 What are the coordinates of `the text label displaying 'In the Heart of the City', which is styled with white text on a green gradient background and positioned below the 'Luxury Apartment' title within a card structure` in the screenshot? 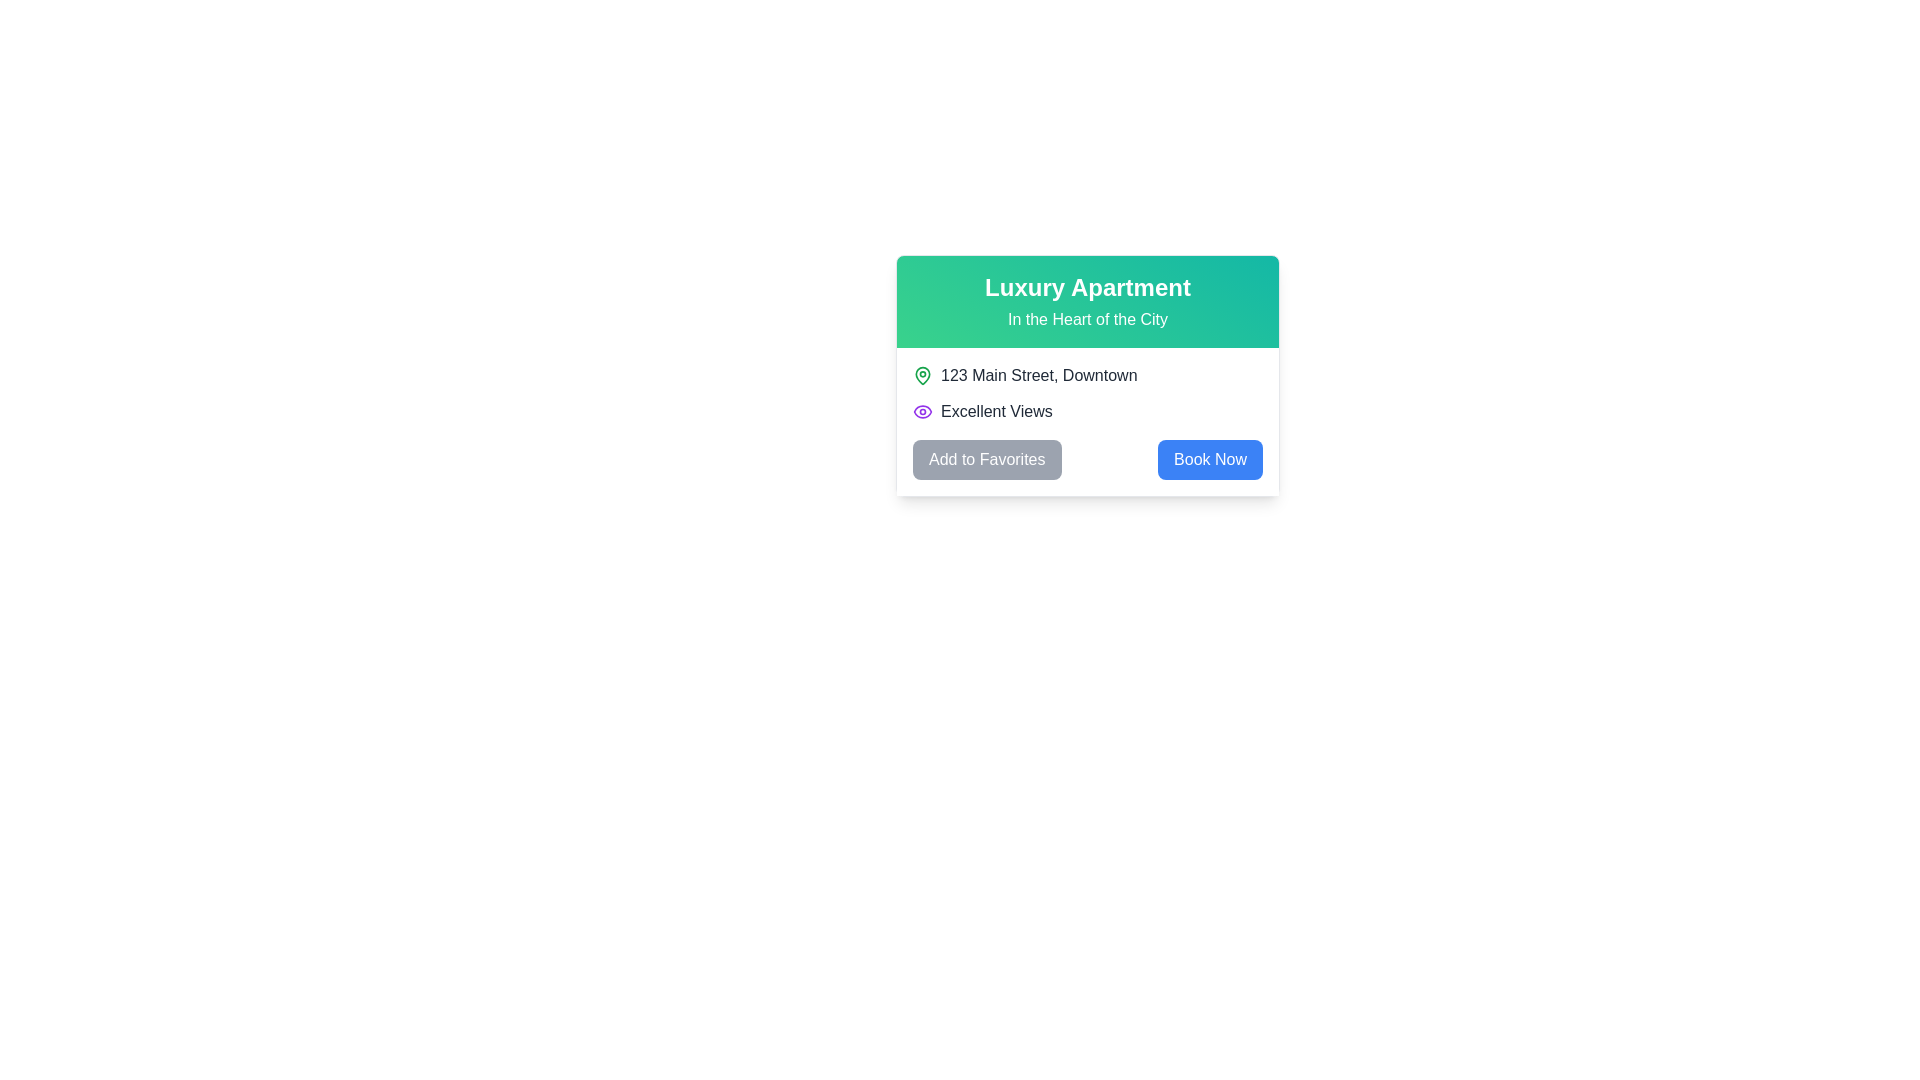 It's located at (1087, 319).